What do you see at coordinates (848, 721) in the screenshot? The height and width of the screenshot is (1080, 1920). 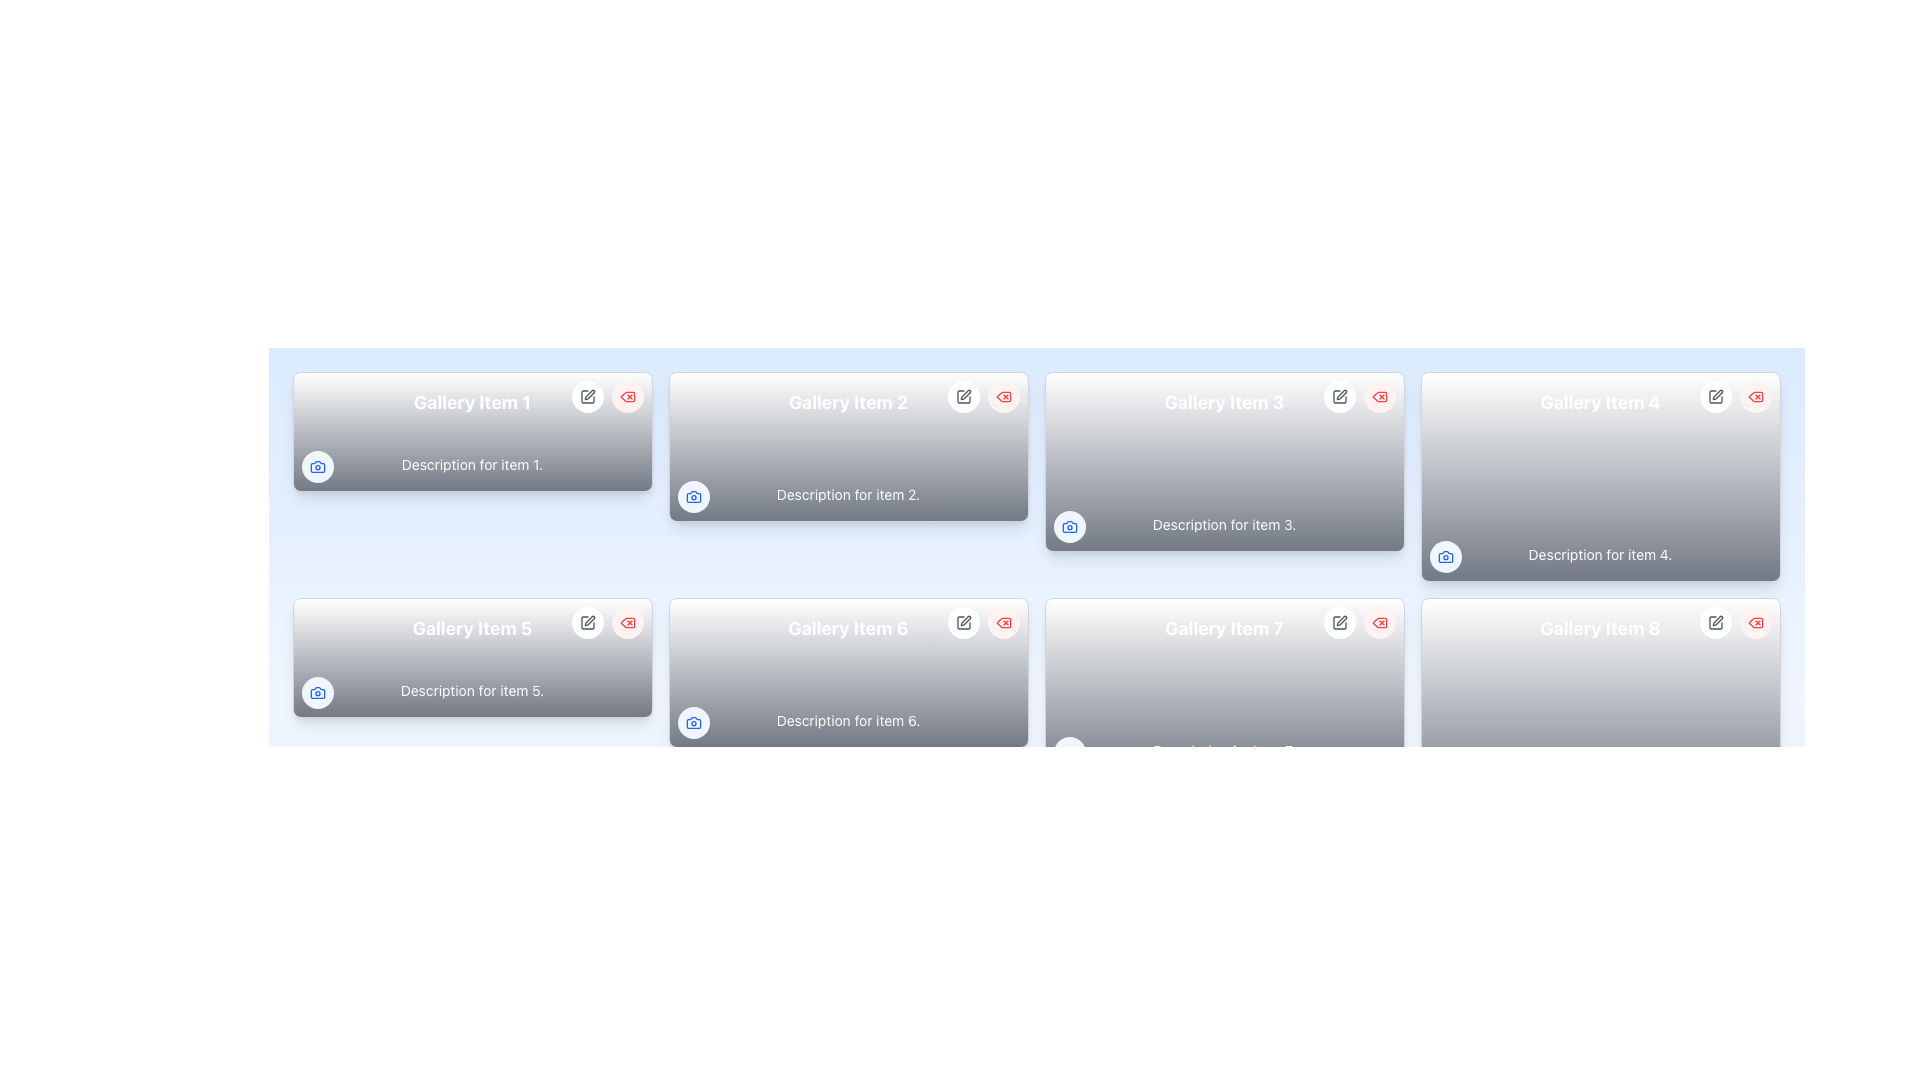 I see `text content of the Text Label located below the title 'Gallery Item 6' in the sixth item of the gallery layout` at bounding box center [848, 721].